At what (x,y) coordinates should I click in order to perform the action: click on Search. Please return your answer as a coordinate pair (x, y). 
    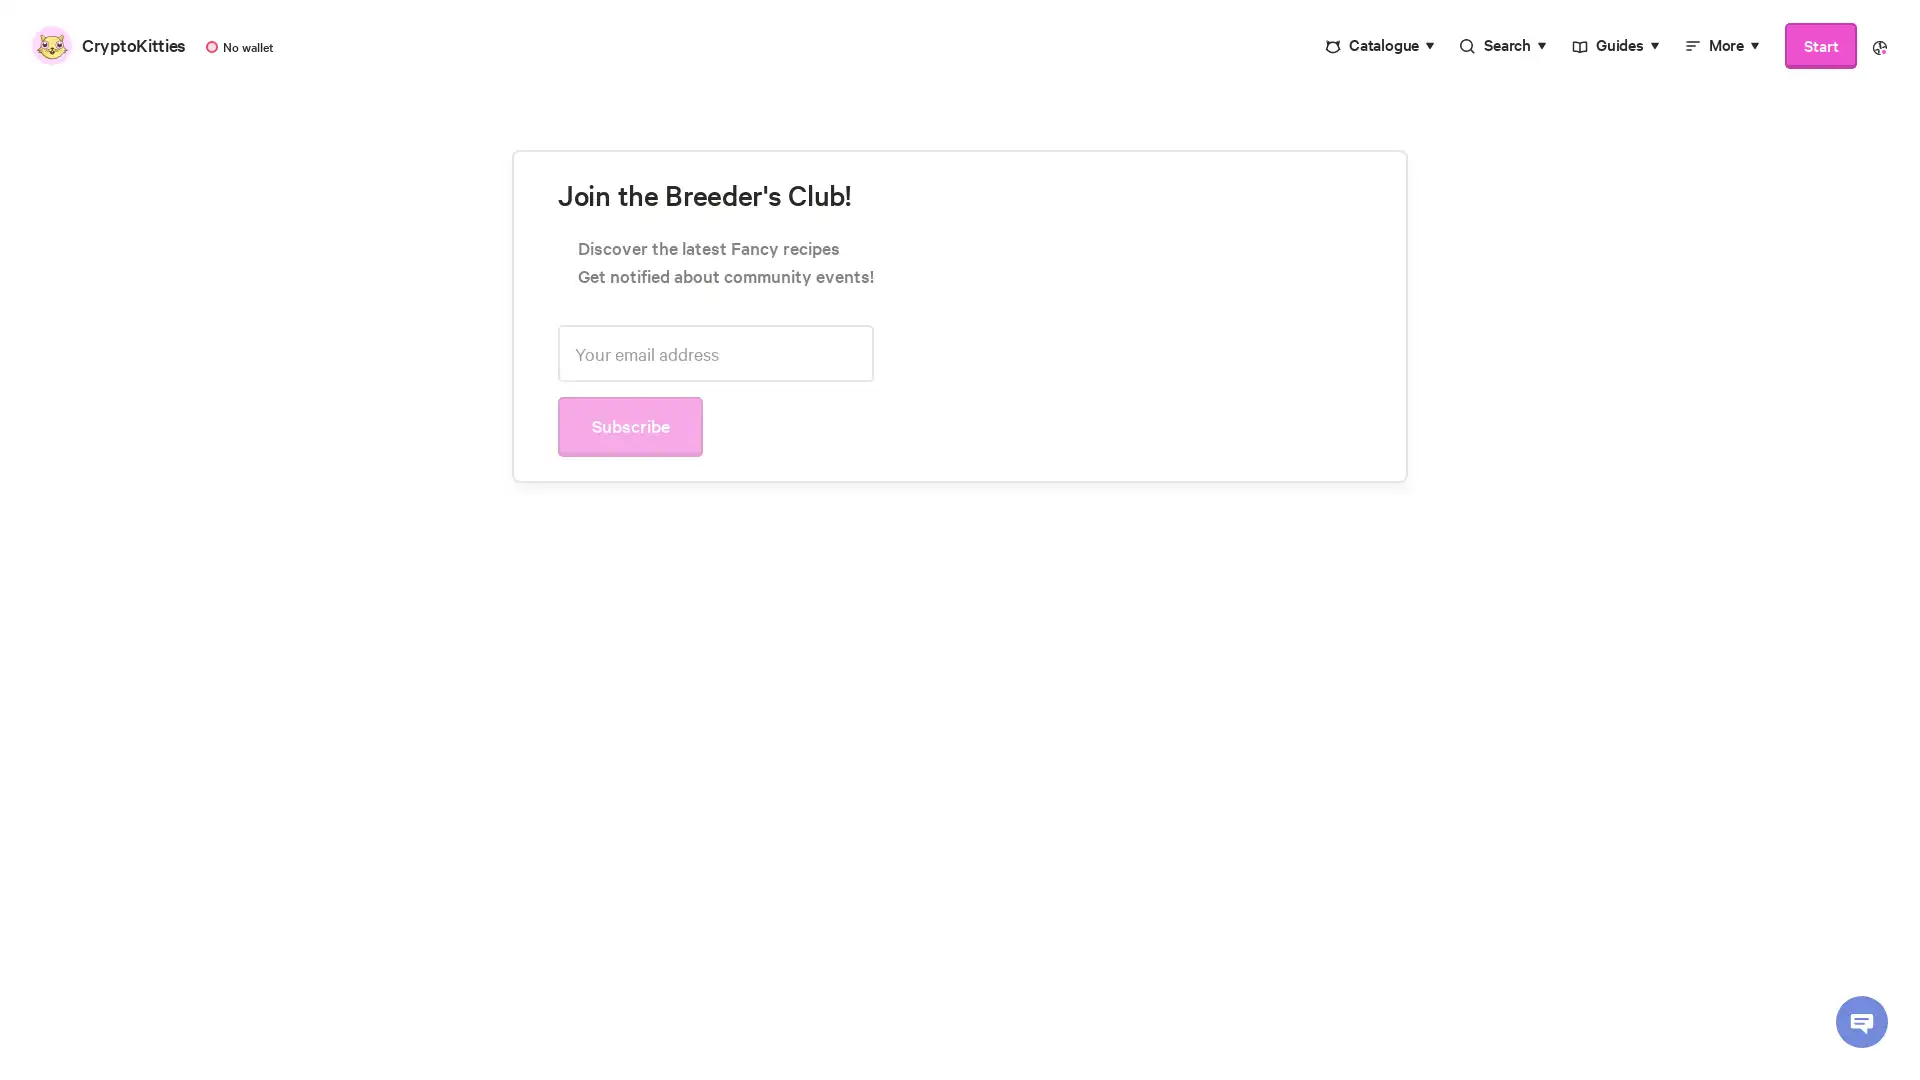
    Looking at the image, I should click on (1503, 45).